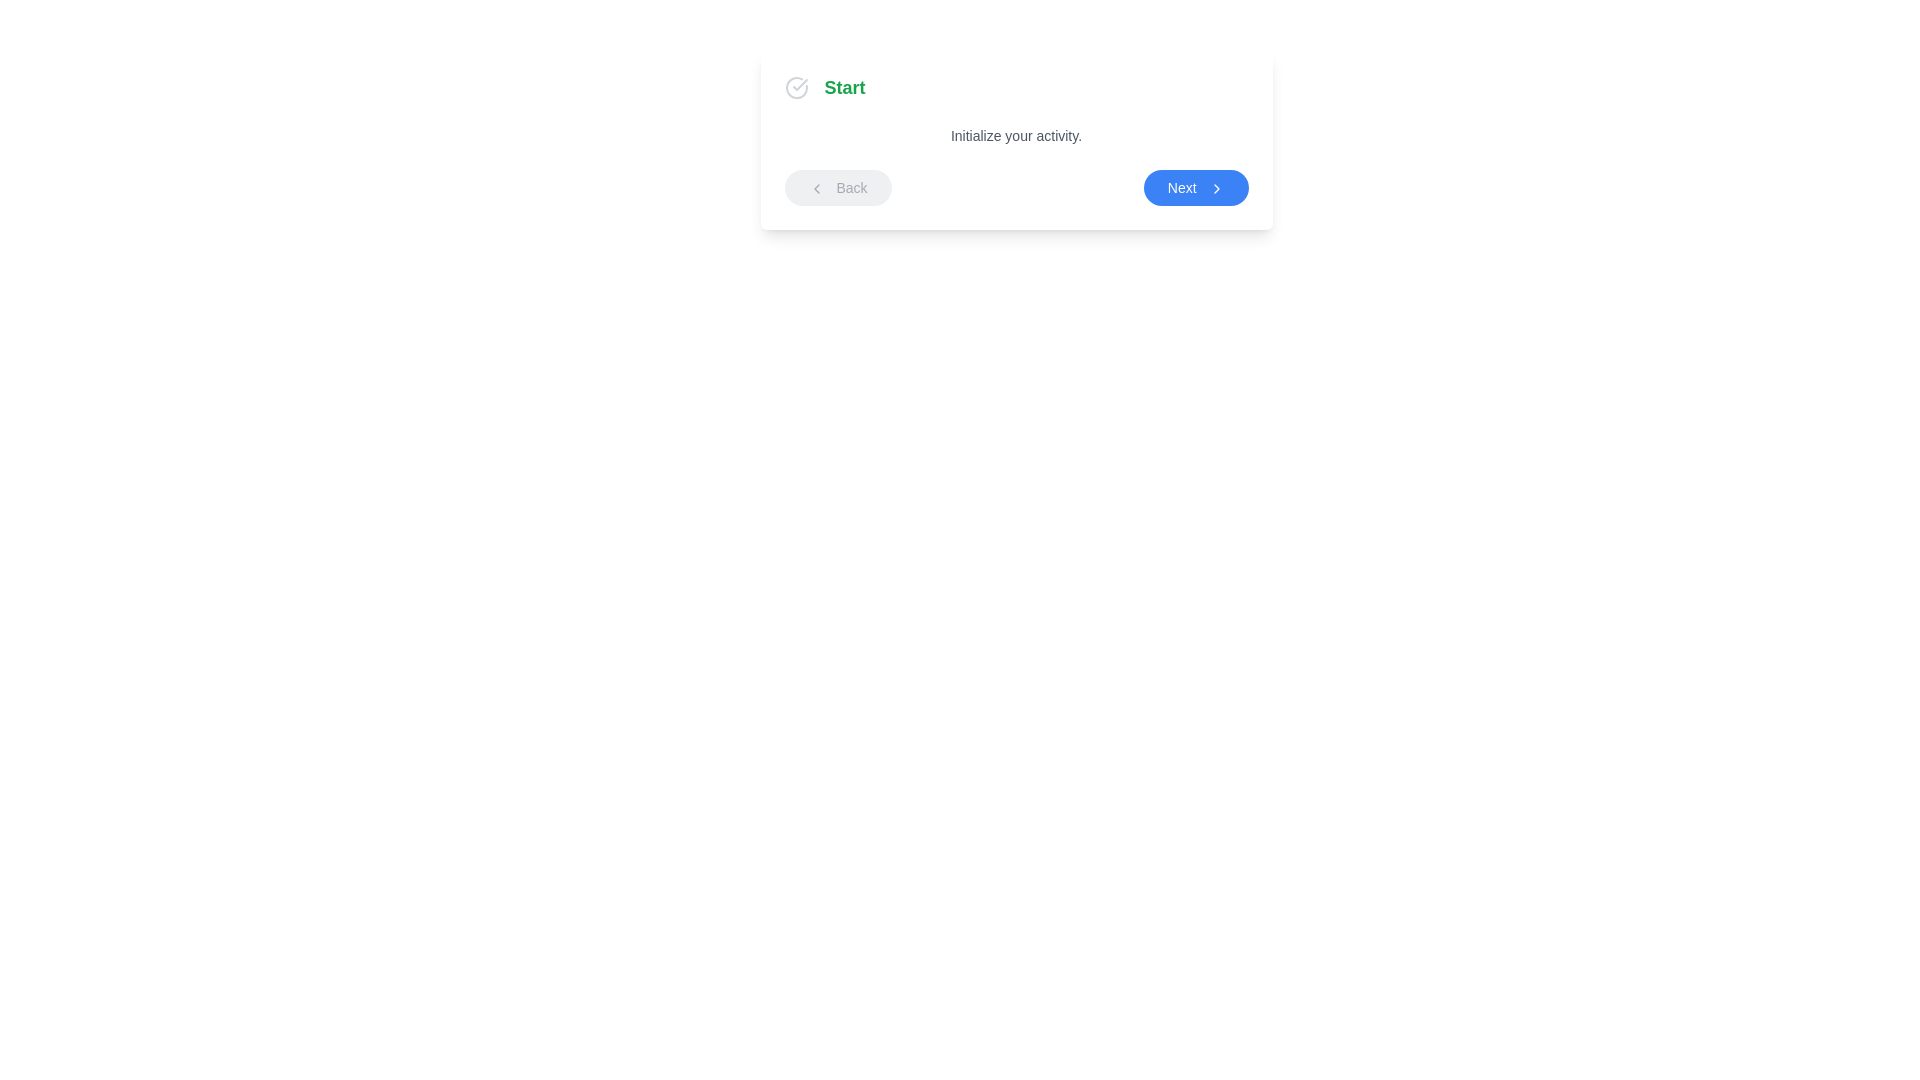 The width and height of the screenshot is (1920, 1080). I want to click on the 'Next' button to navigate to the next step, so click(1195, 188).